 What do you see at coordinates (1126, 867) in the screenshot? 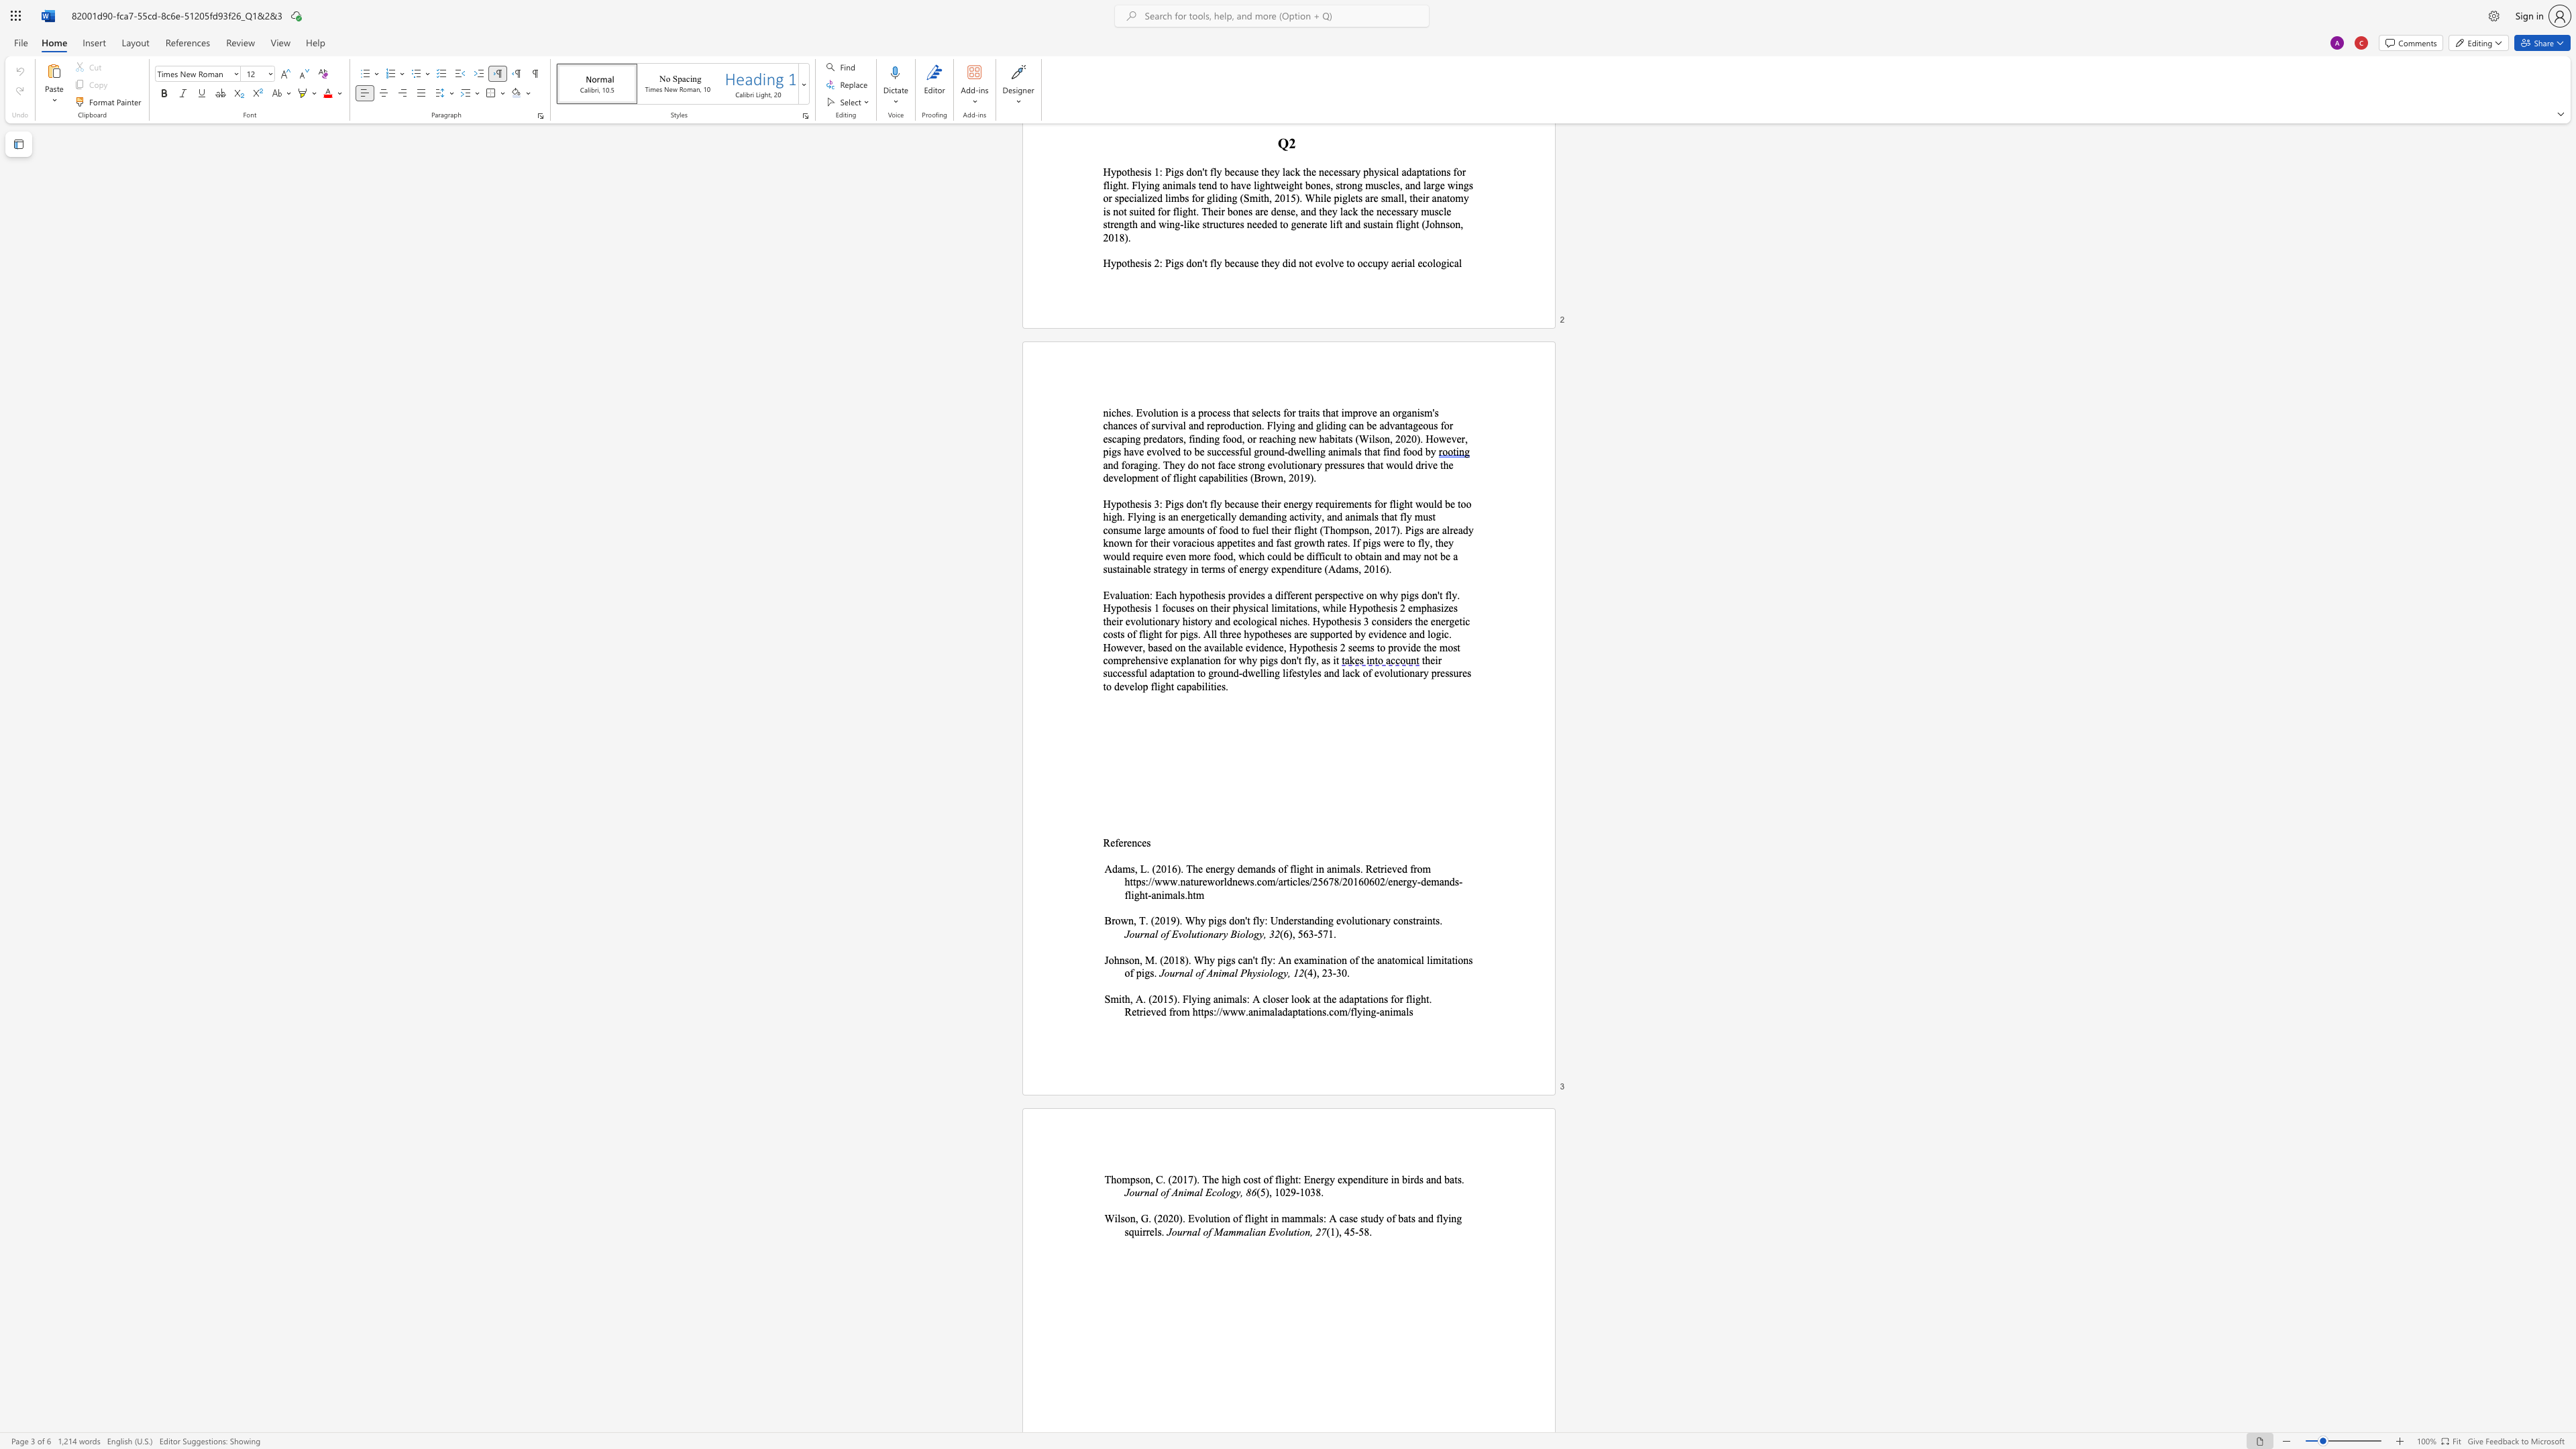
I see `the 1th character "m" in the text` at bounding box center [1126, 867].